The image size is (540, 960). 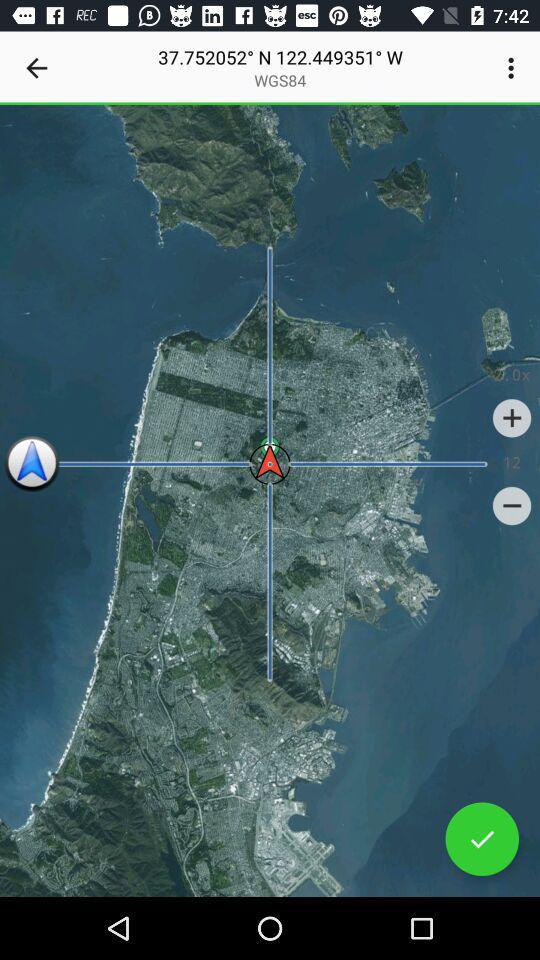 I want to click on the minus icon, so click(x=512, y=505).